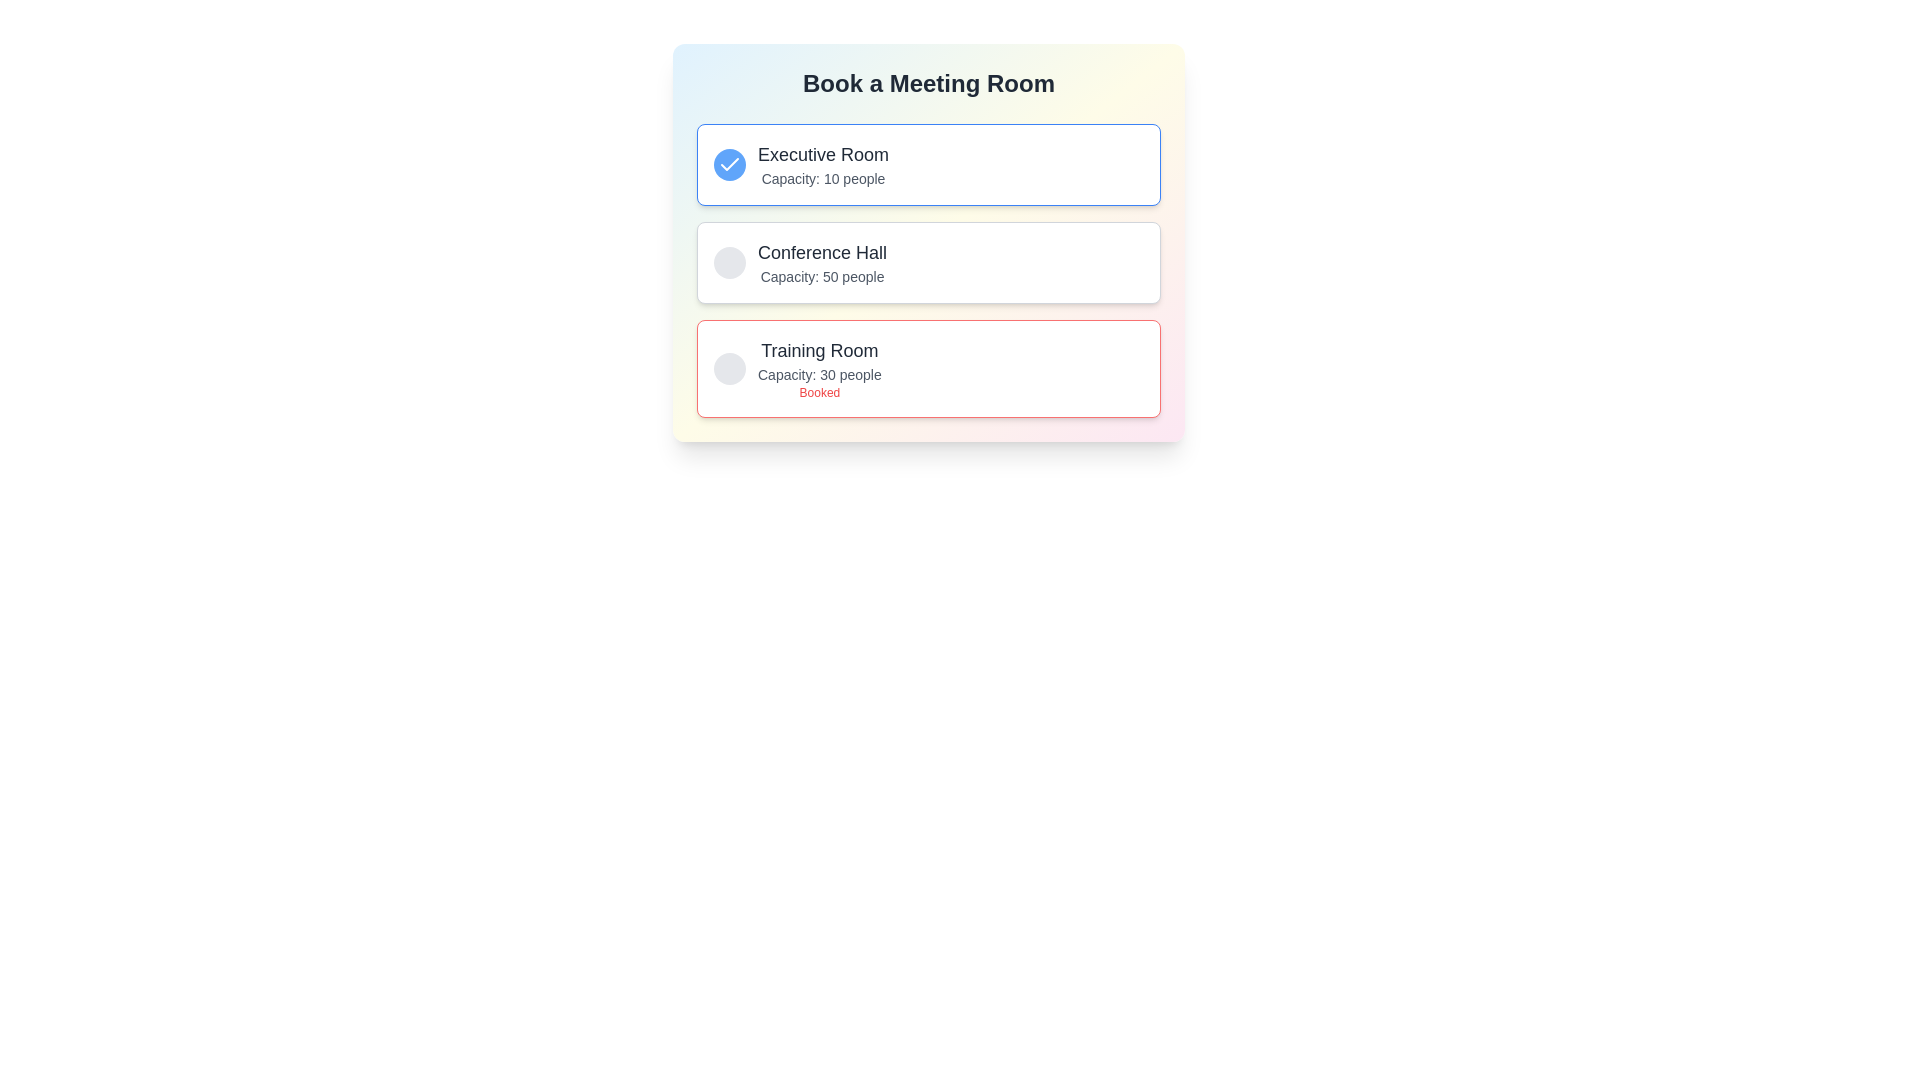  Describe the element at coordinates (800, 261) in the screenshot. I see `the informational text block that provides details about a meeting room, which is positioned between the 'Executive Room' and 'Training Room' cards` at that location.